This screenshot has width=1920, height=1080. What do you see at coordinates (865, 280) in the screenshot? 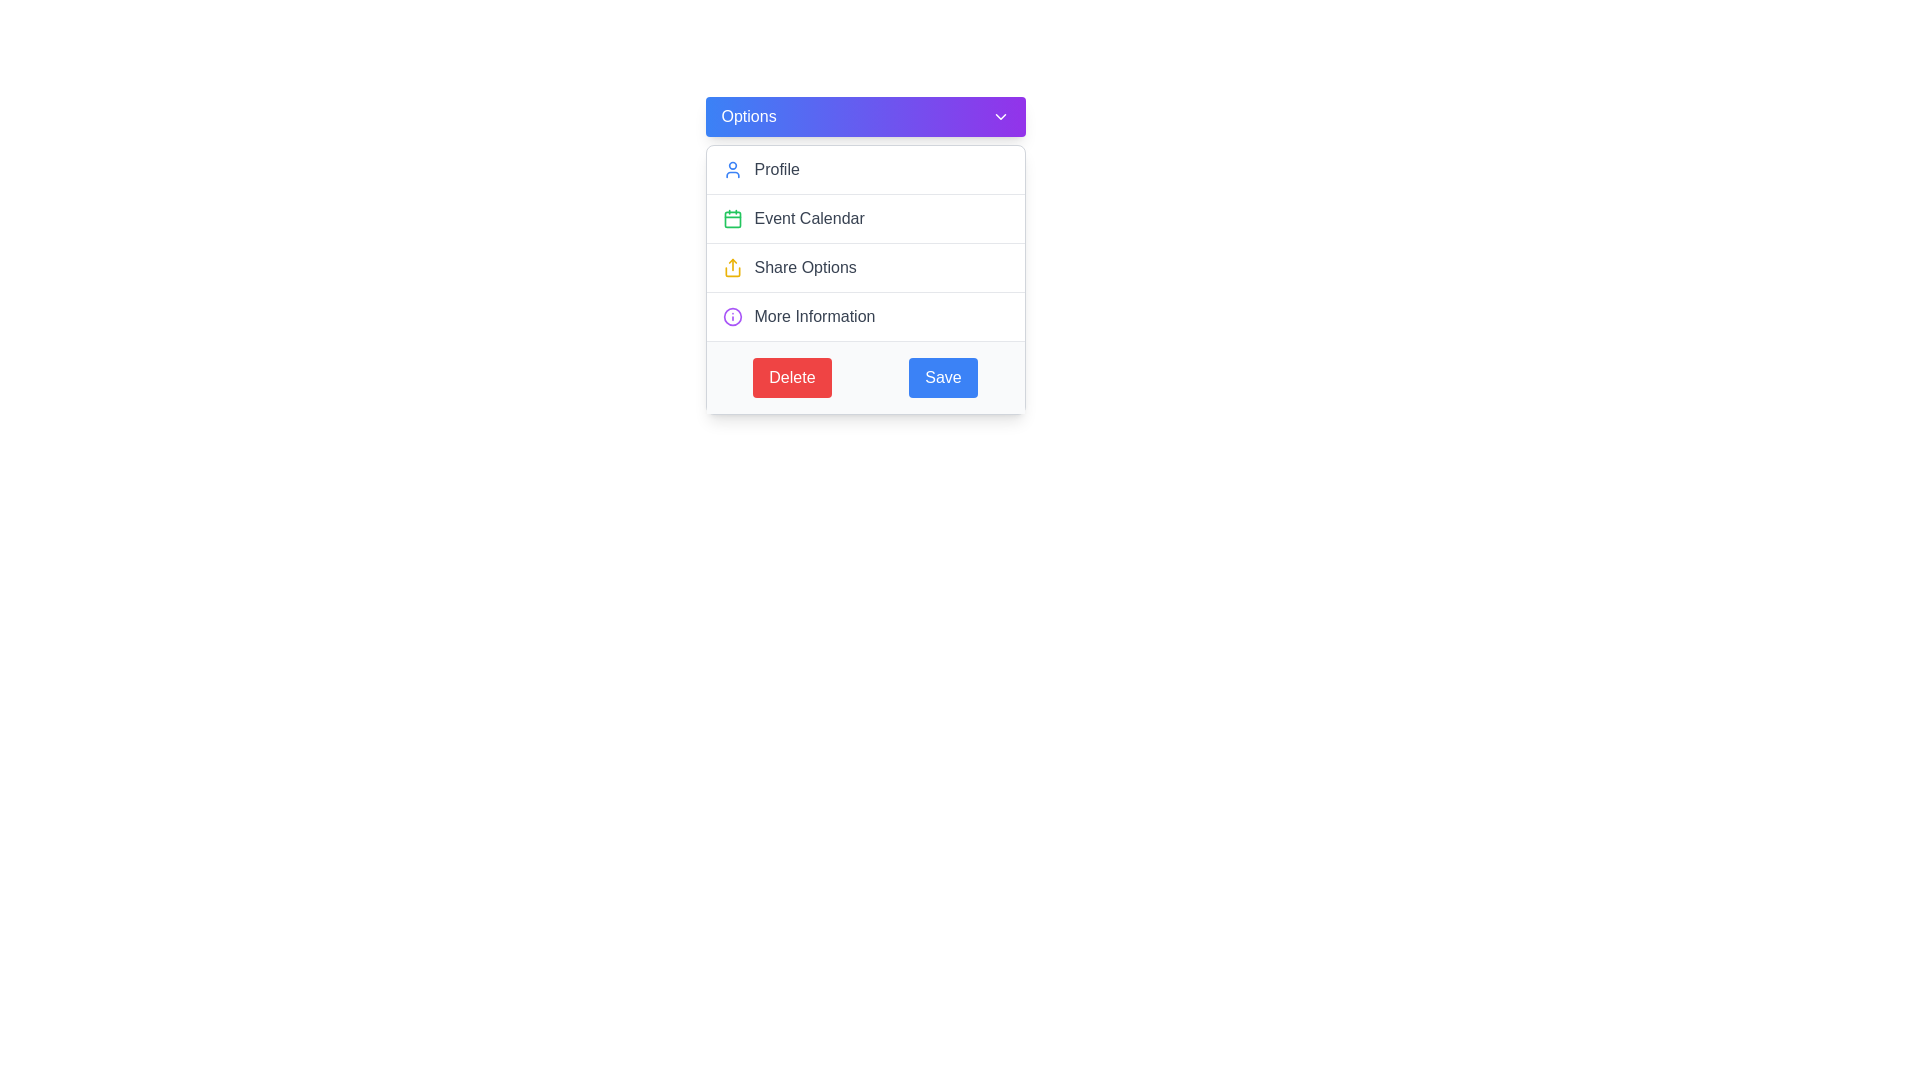
I see `the third item in the dropdown menu that allows the user to share resources, located below the 'Options' button with a purple and blue gradient` at bounding box center [865, 280].